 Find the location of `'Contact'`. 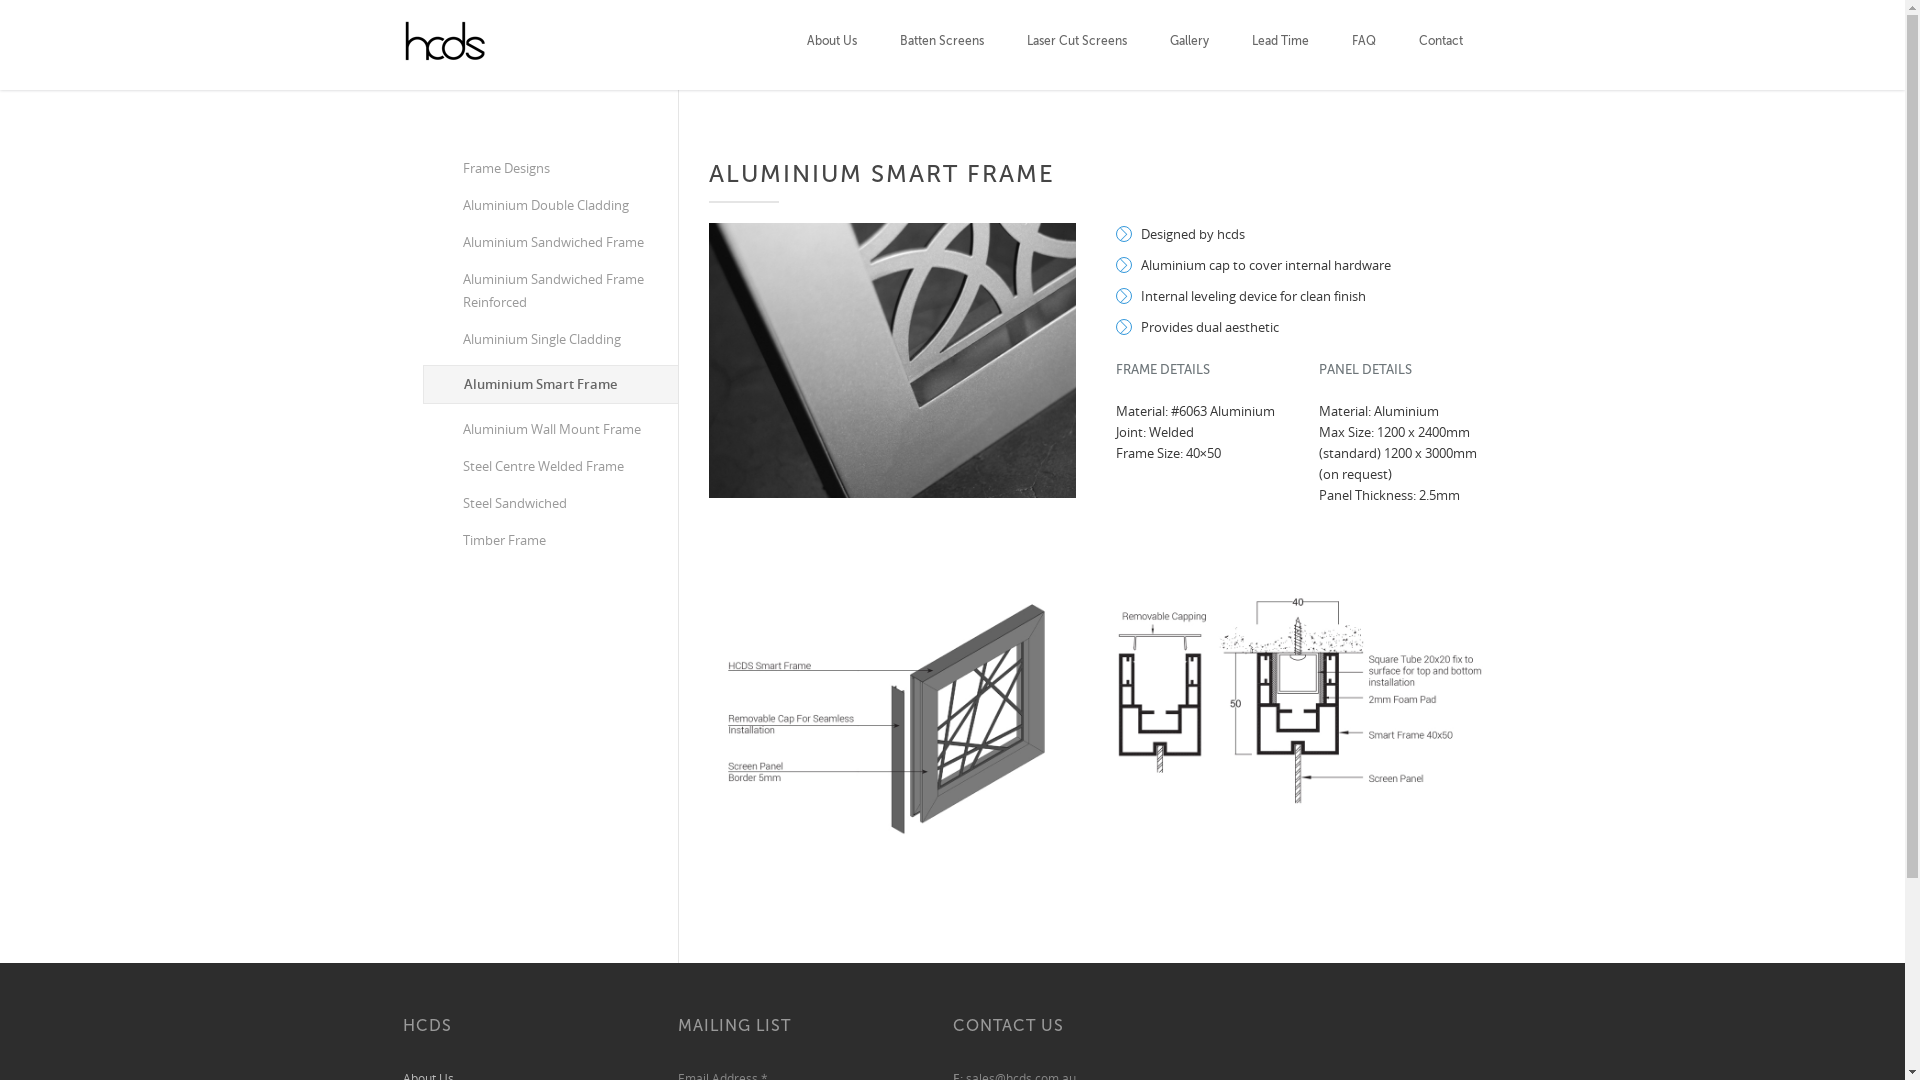

'Contact' is located at coordinates (1440, 45).